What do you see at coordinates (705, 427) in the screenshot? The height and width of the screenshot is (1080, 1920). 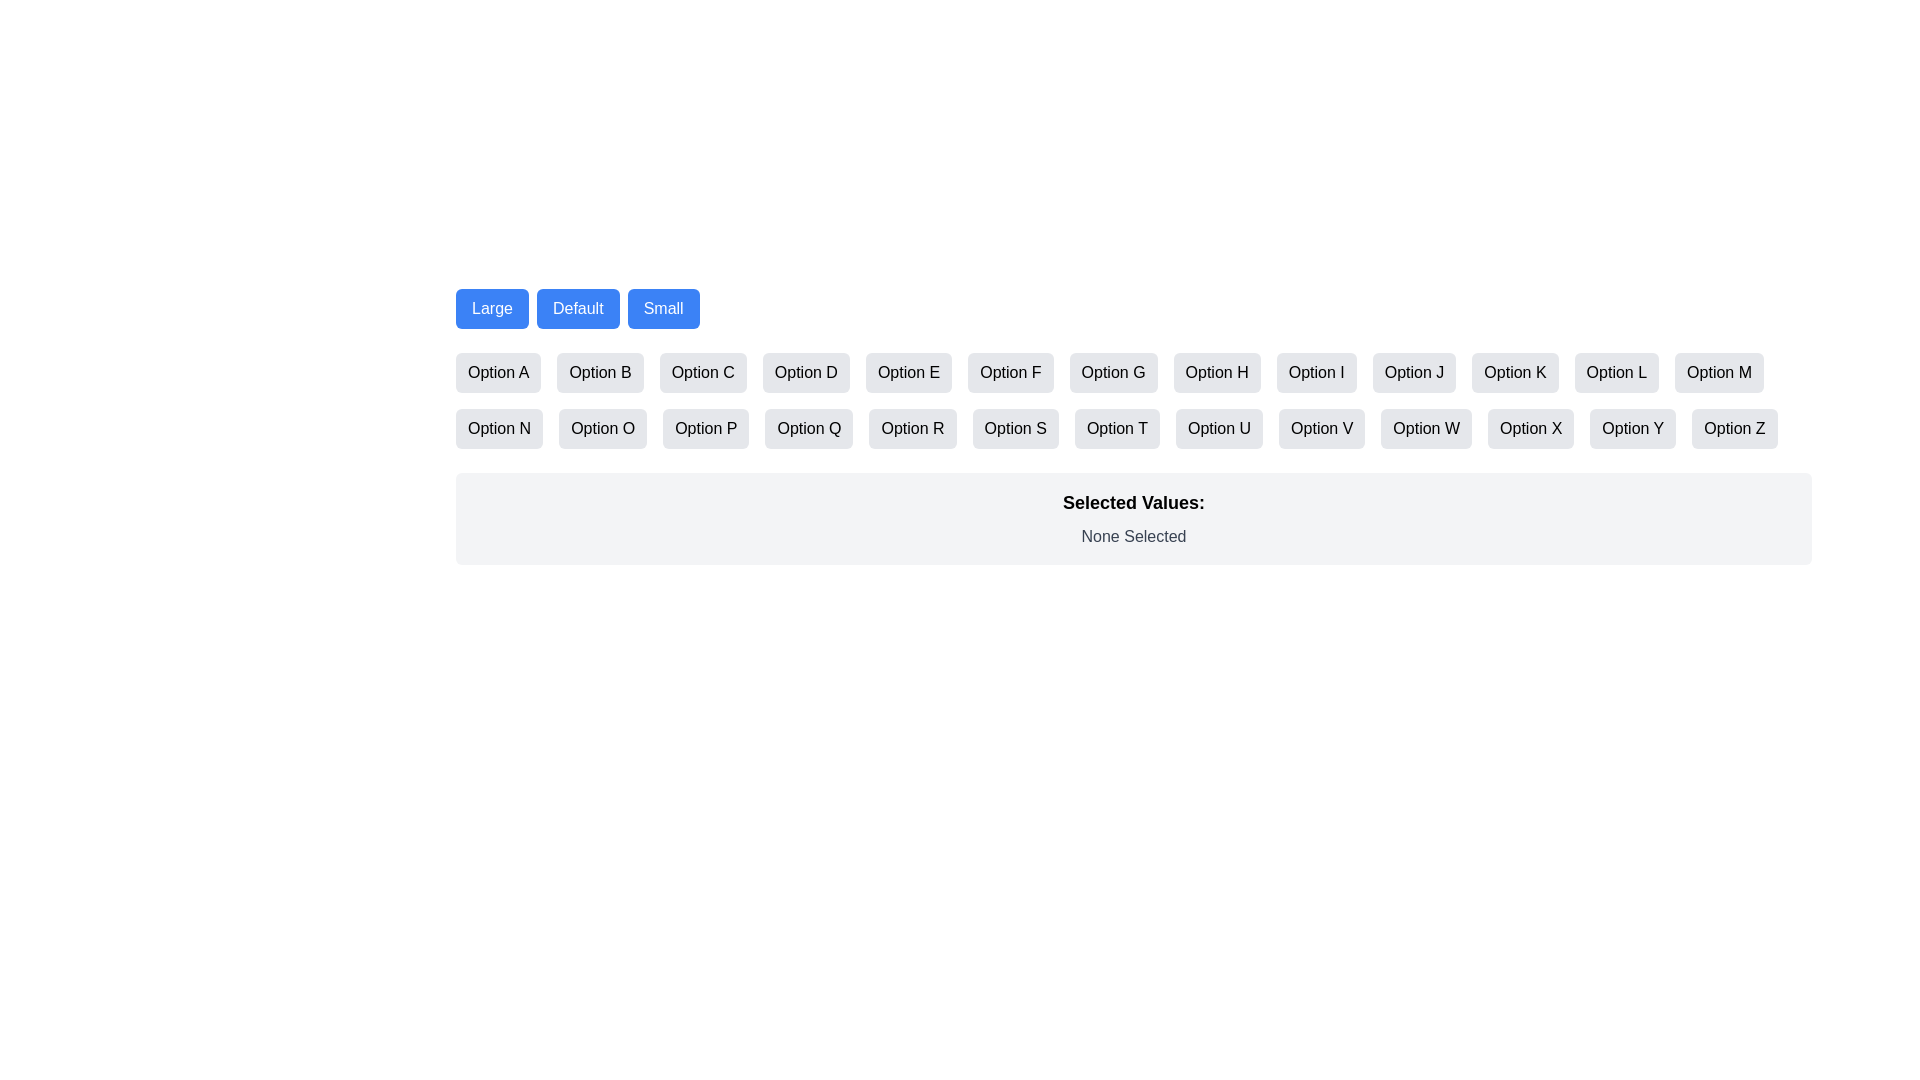 I see `the button labeled 'Option P' located in the second row of the grid layout, which is the third button from the left` at bounding box center [705, 427].